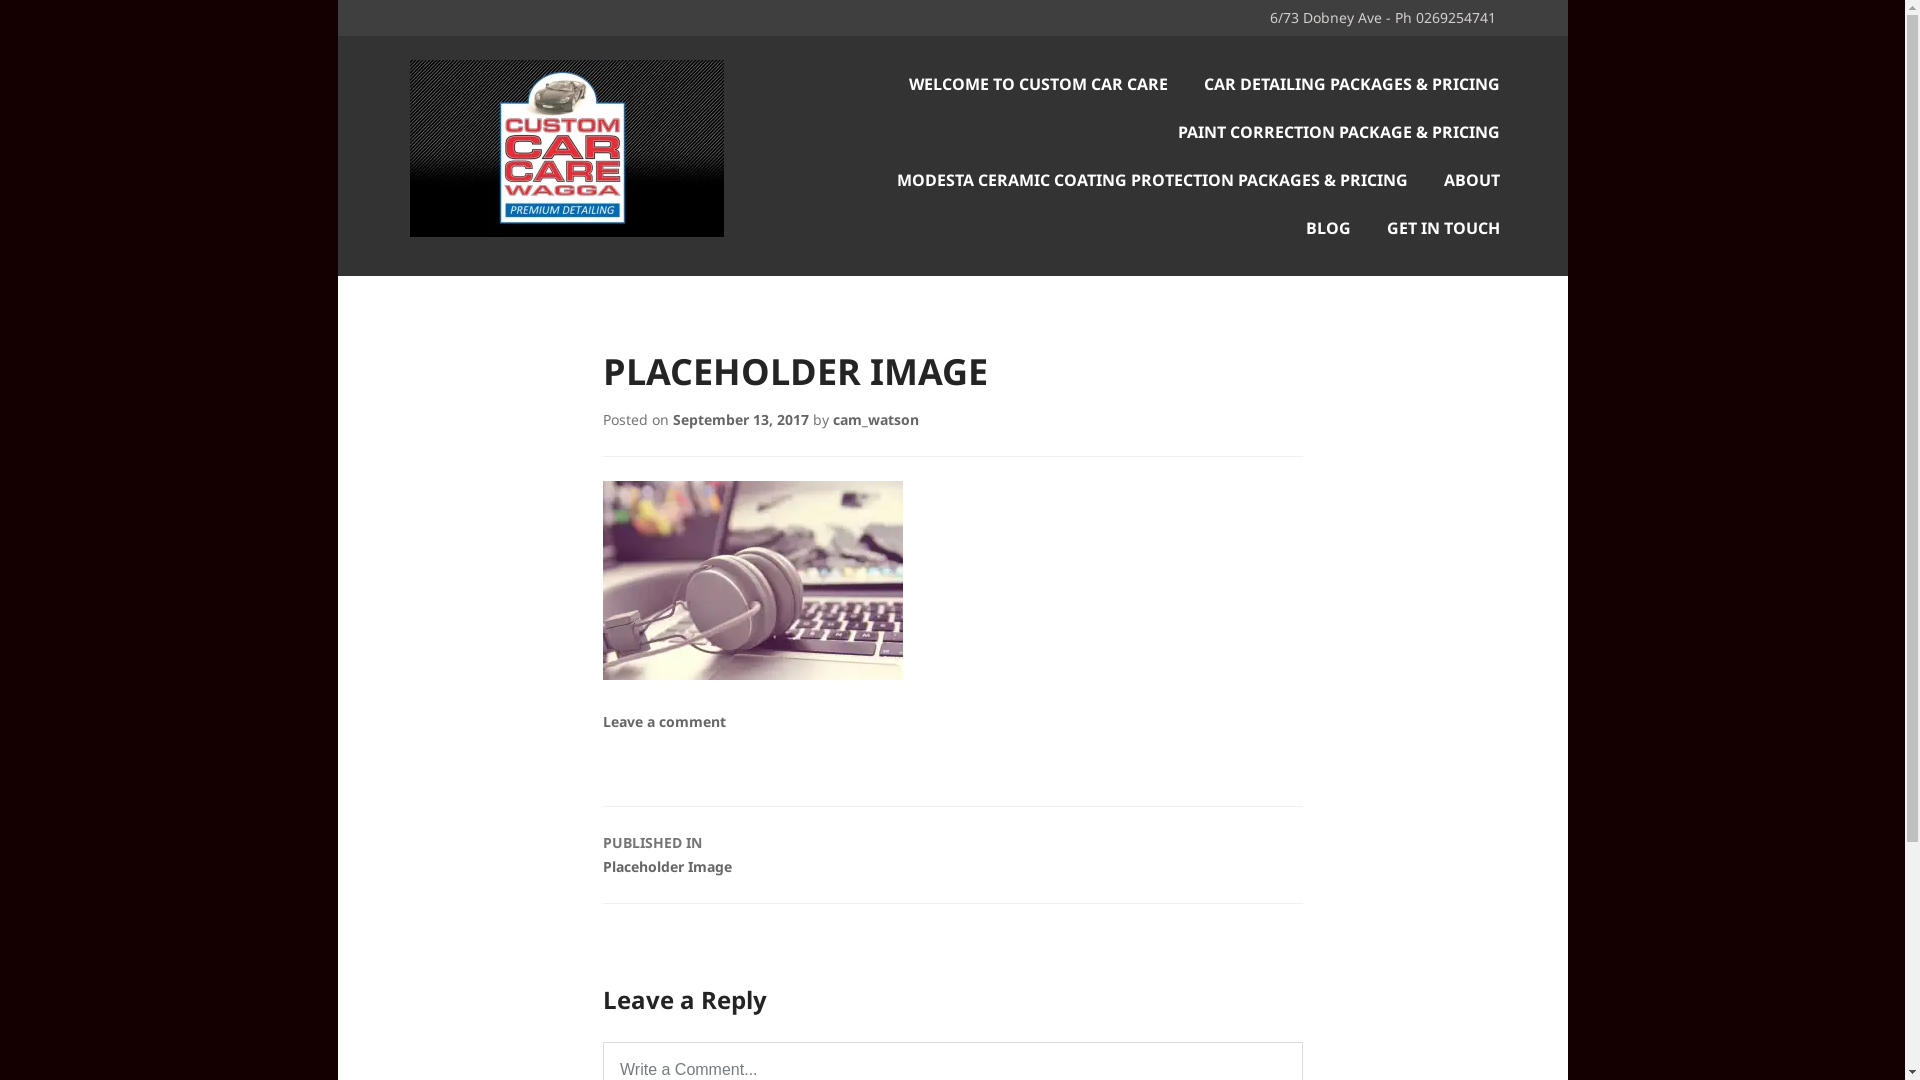  Describe the element at coordinates (906, 83) in the screenshot. I see `'WELCOME TO CUSTOM CAR CARE'` at that location.